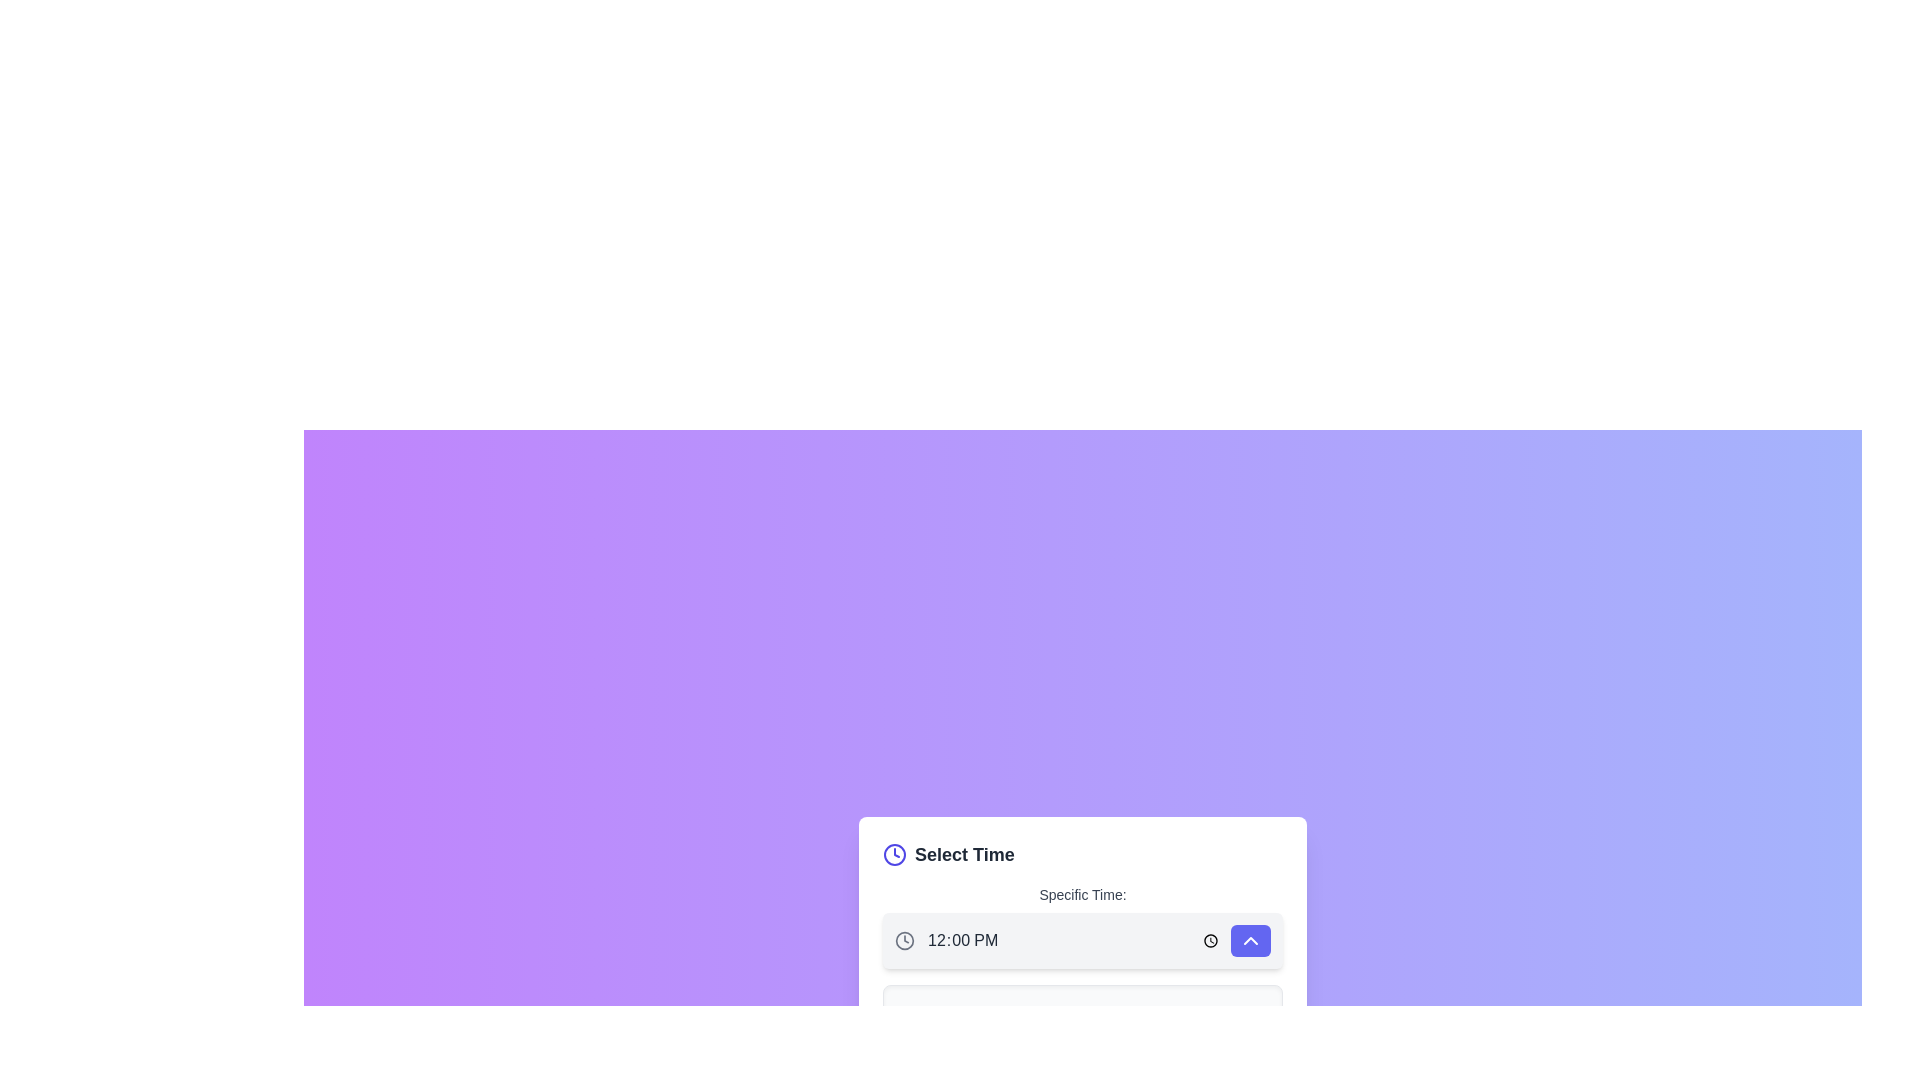  What do you see at coordinates (1082, 941) in the screenshot?
I see `the upward arrow button of the time picker to increment the displayed time` at bounding box center [1082, 941].